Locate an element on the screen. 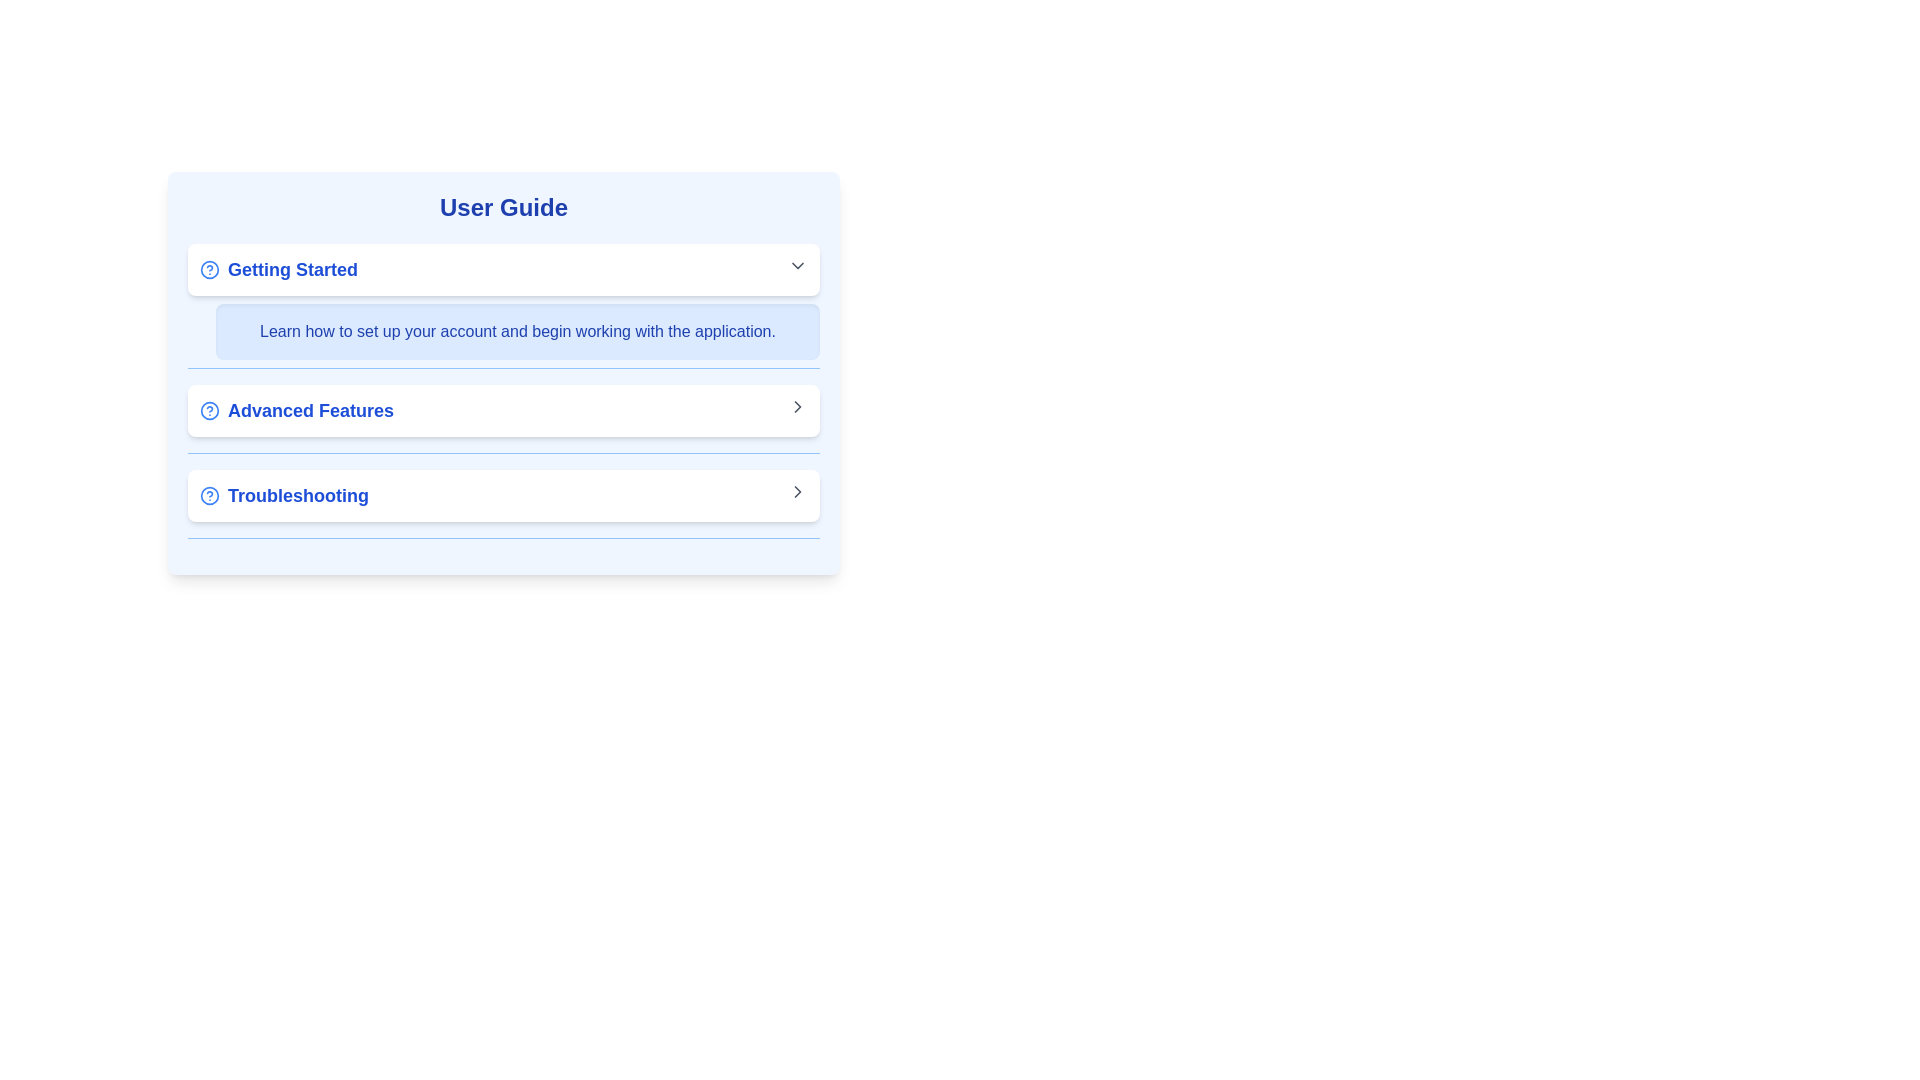 This screenshot has width=1920, height=1080. the circular blue icon with a question mark inside, located to the left of the 'Advanced Features' label text is located at coordinates (210, 410).